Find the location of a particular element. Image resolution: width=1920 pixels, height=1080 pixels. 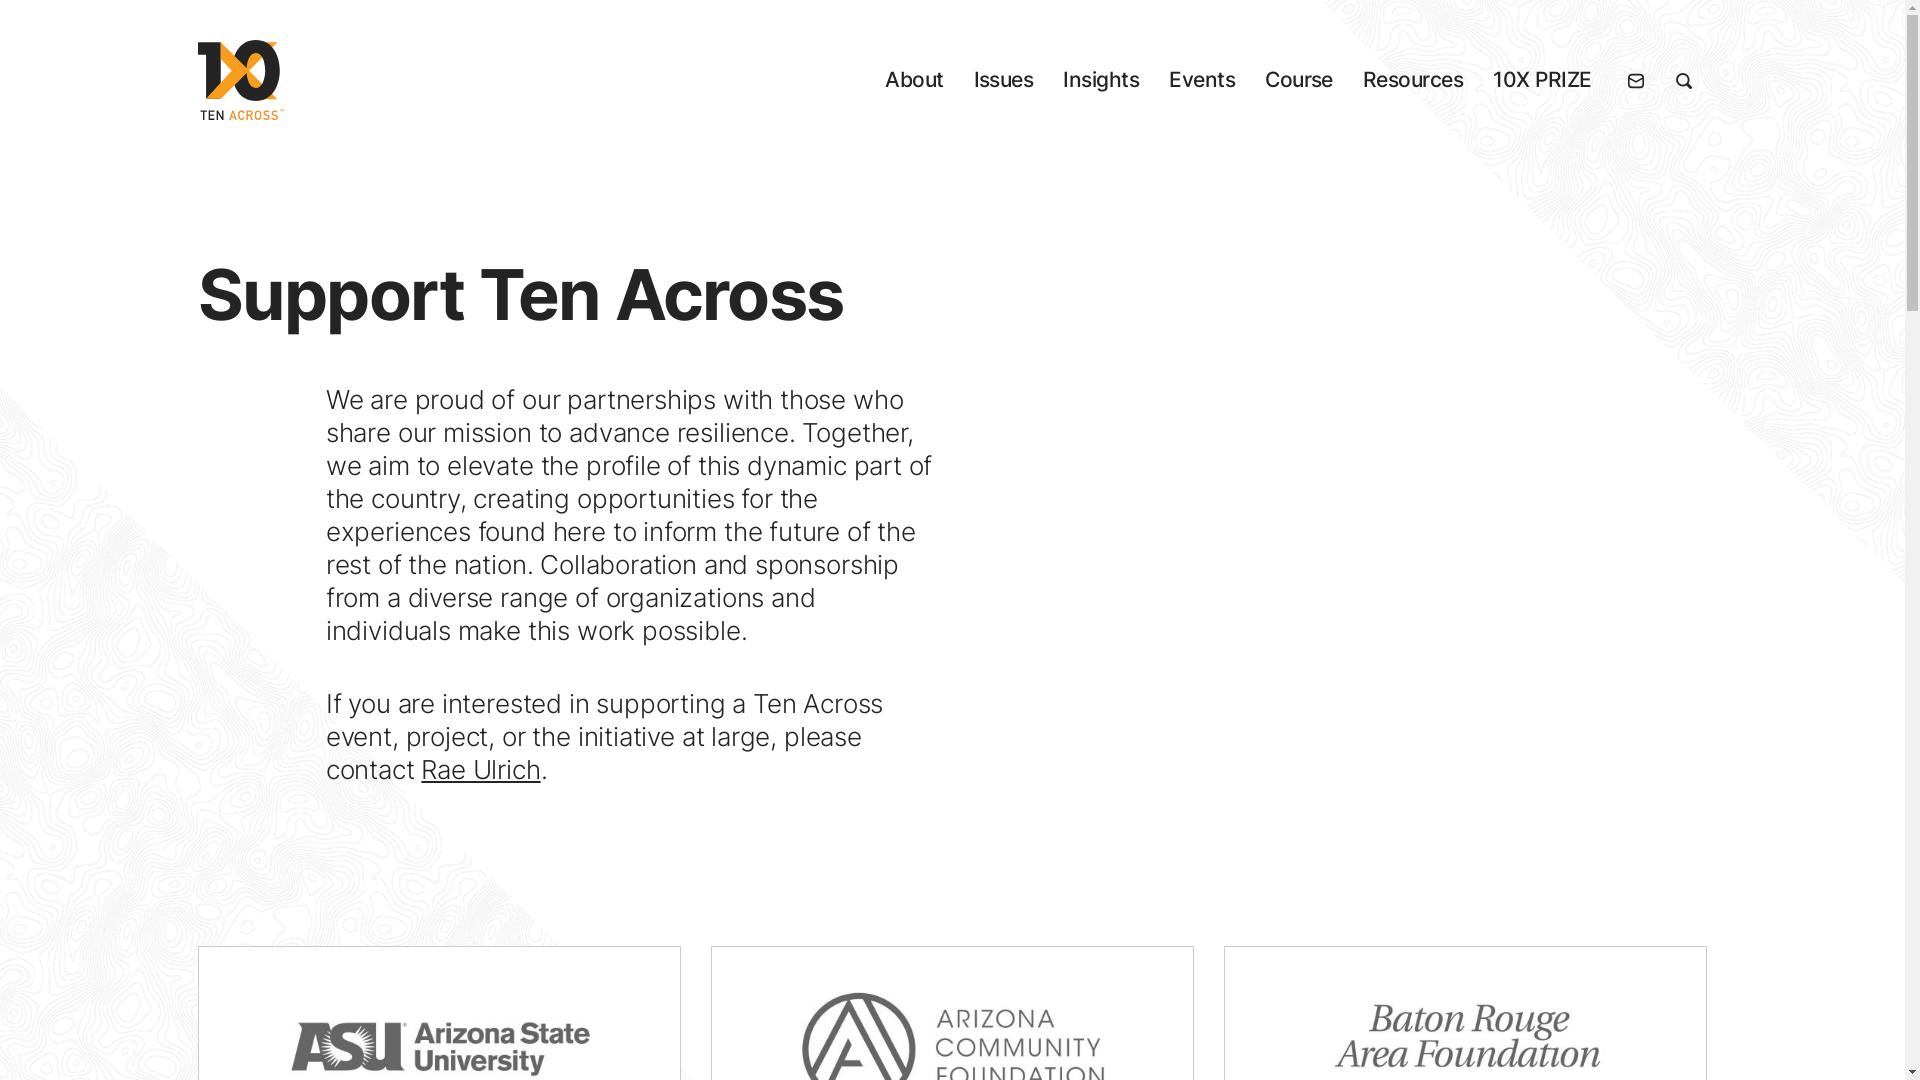

'Course' is located at coordinates (1299, 79).